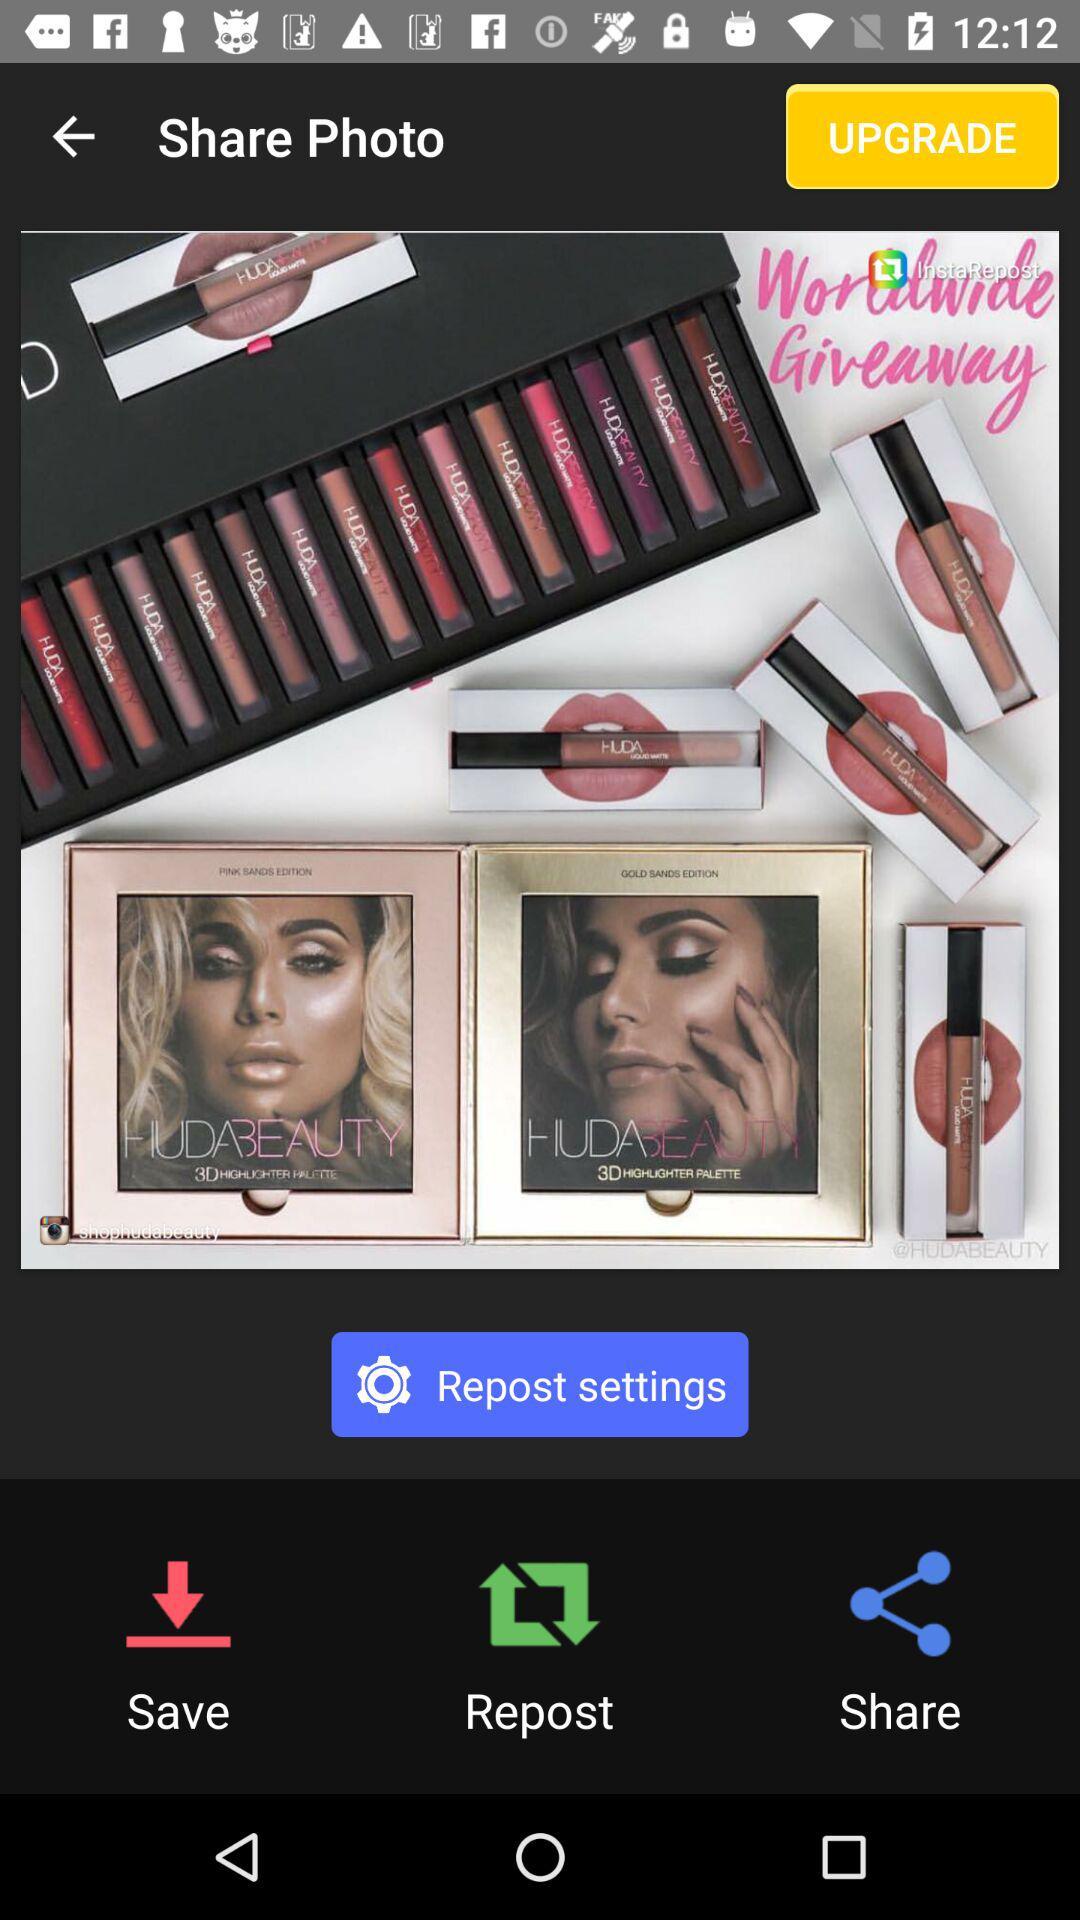  I want to click on upgrade, so click(922, 135).